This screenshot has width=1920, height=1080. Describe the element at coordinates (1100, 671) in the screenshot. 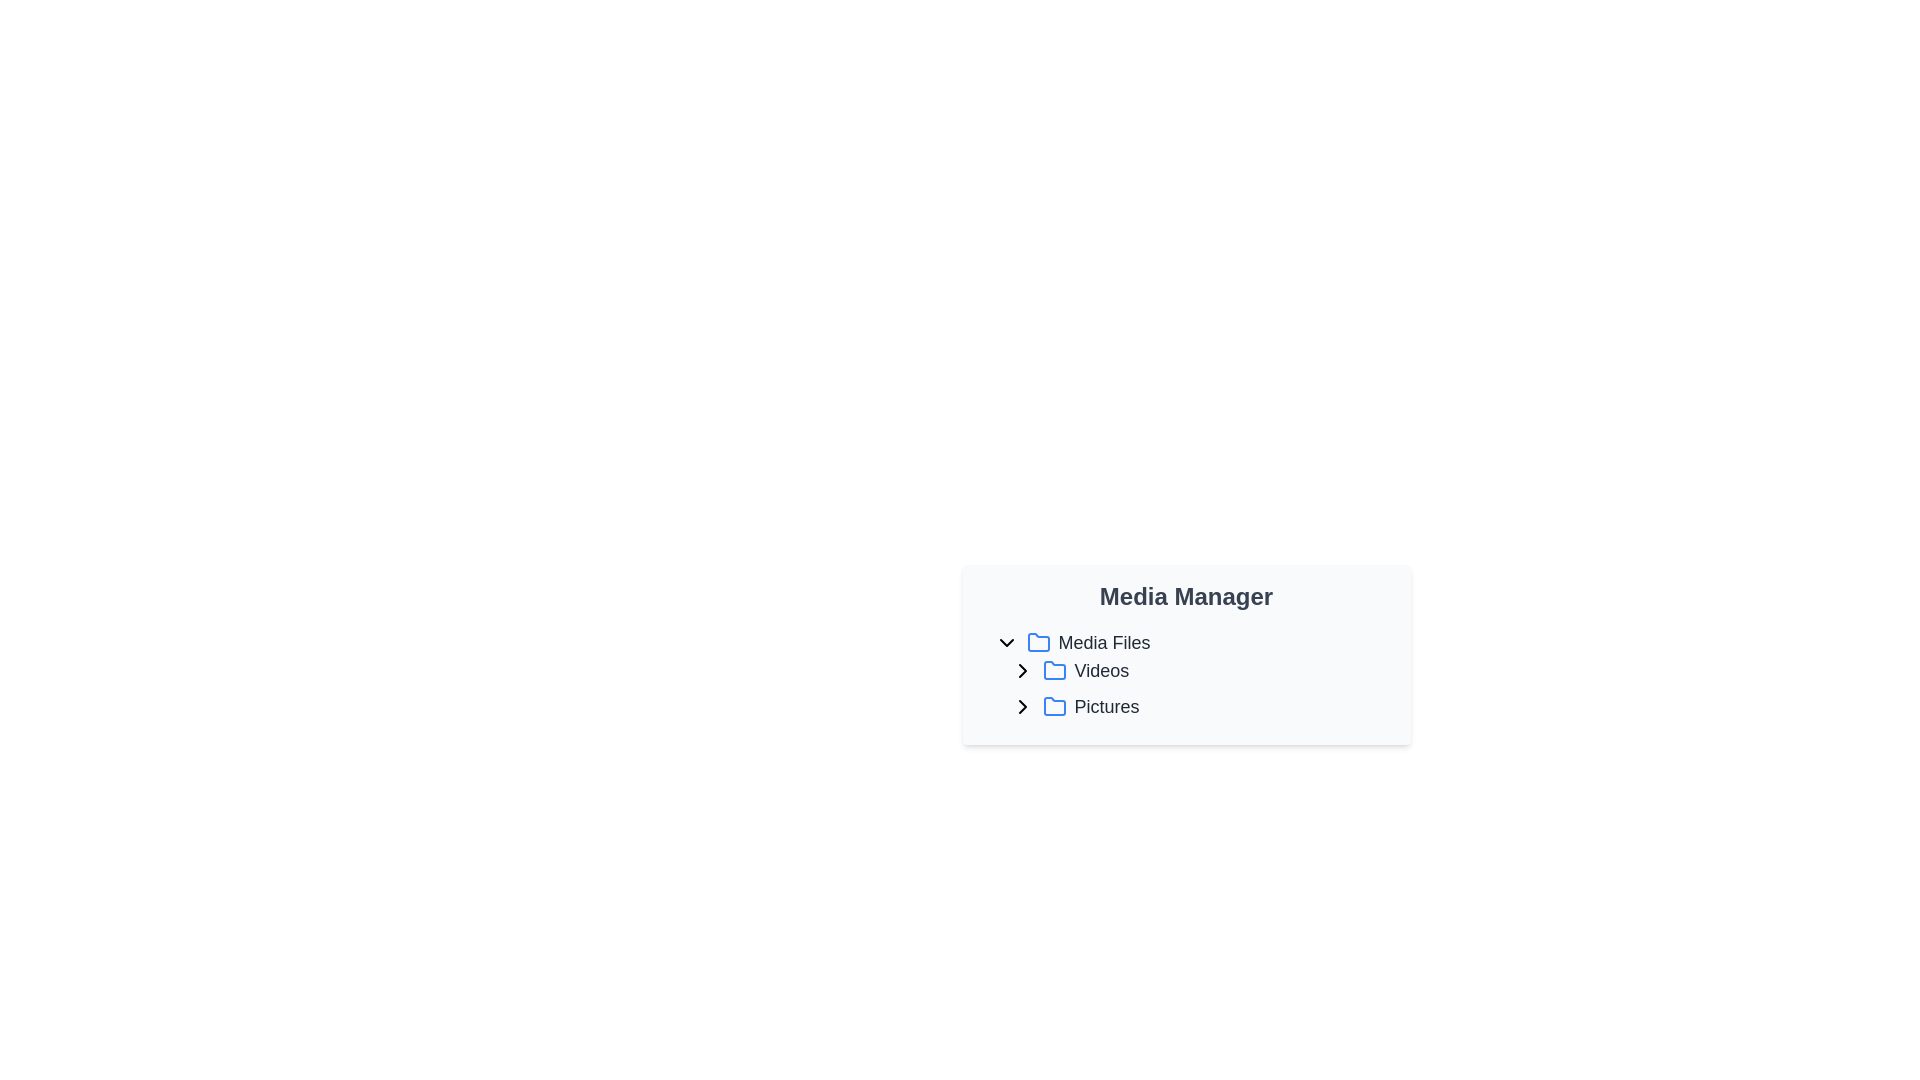

I see `the text label displaying 'Videos'` at that location.